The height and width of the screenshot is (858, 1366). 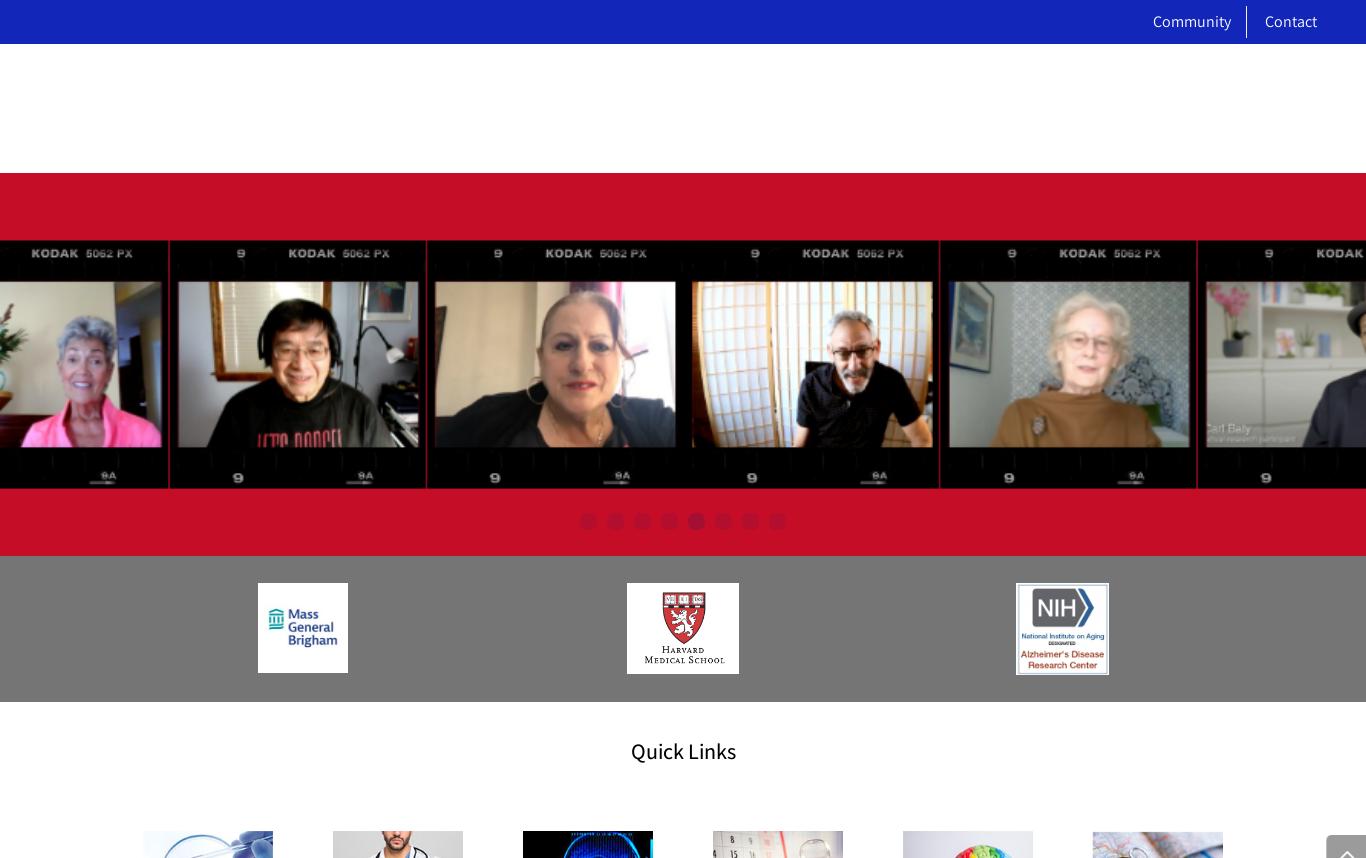 What do you see at coordinates (564, 238) in the screenshot?
I see `'Events'` at bounding box center [564, 238].